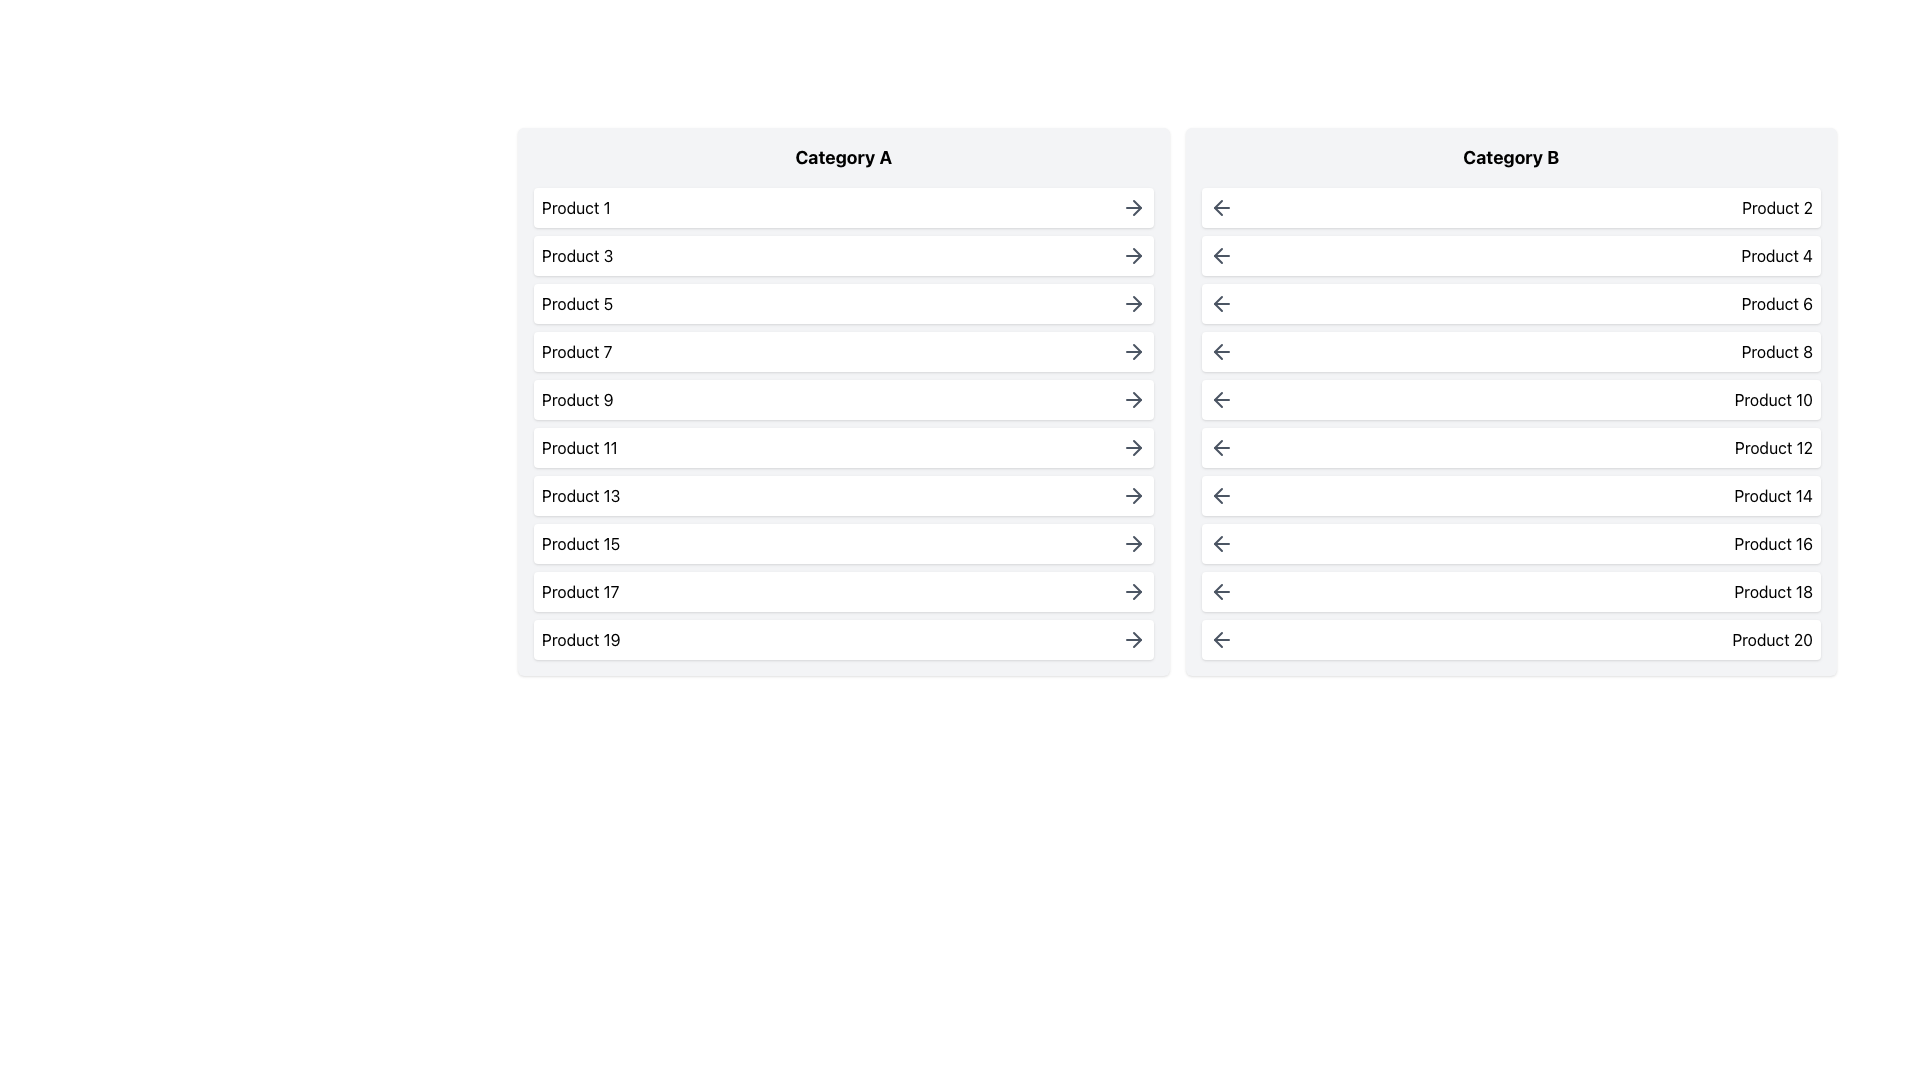 Image resolution: width=1920 pixels, height=1080 pixels. I want to click on the text label for the first product in 'Category B' located at the top of the right-hand column, so click(1777, 208).